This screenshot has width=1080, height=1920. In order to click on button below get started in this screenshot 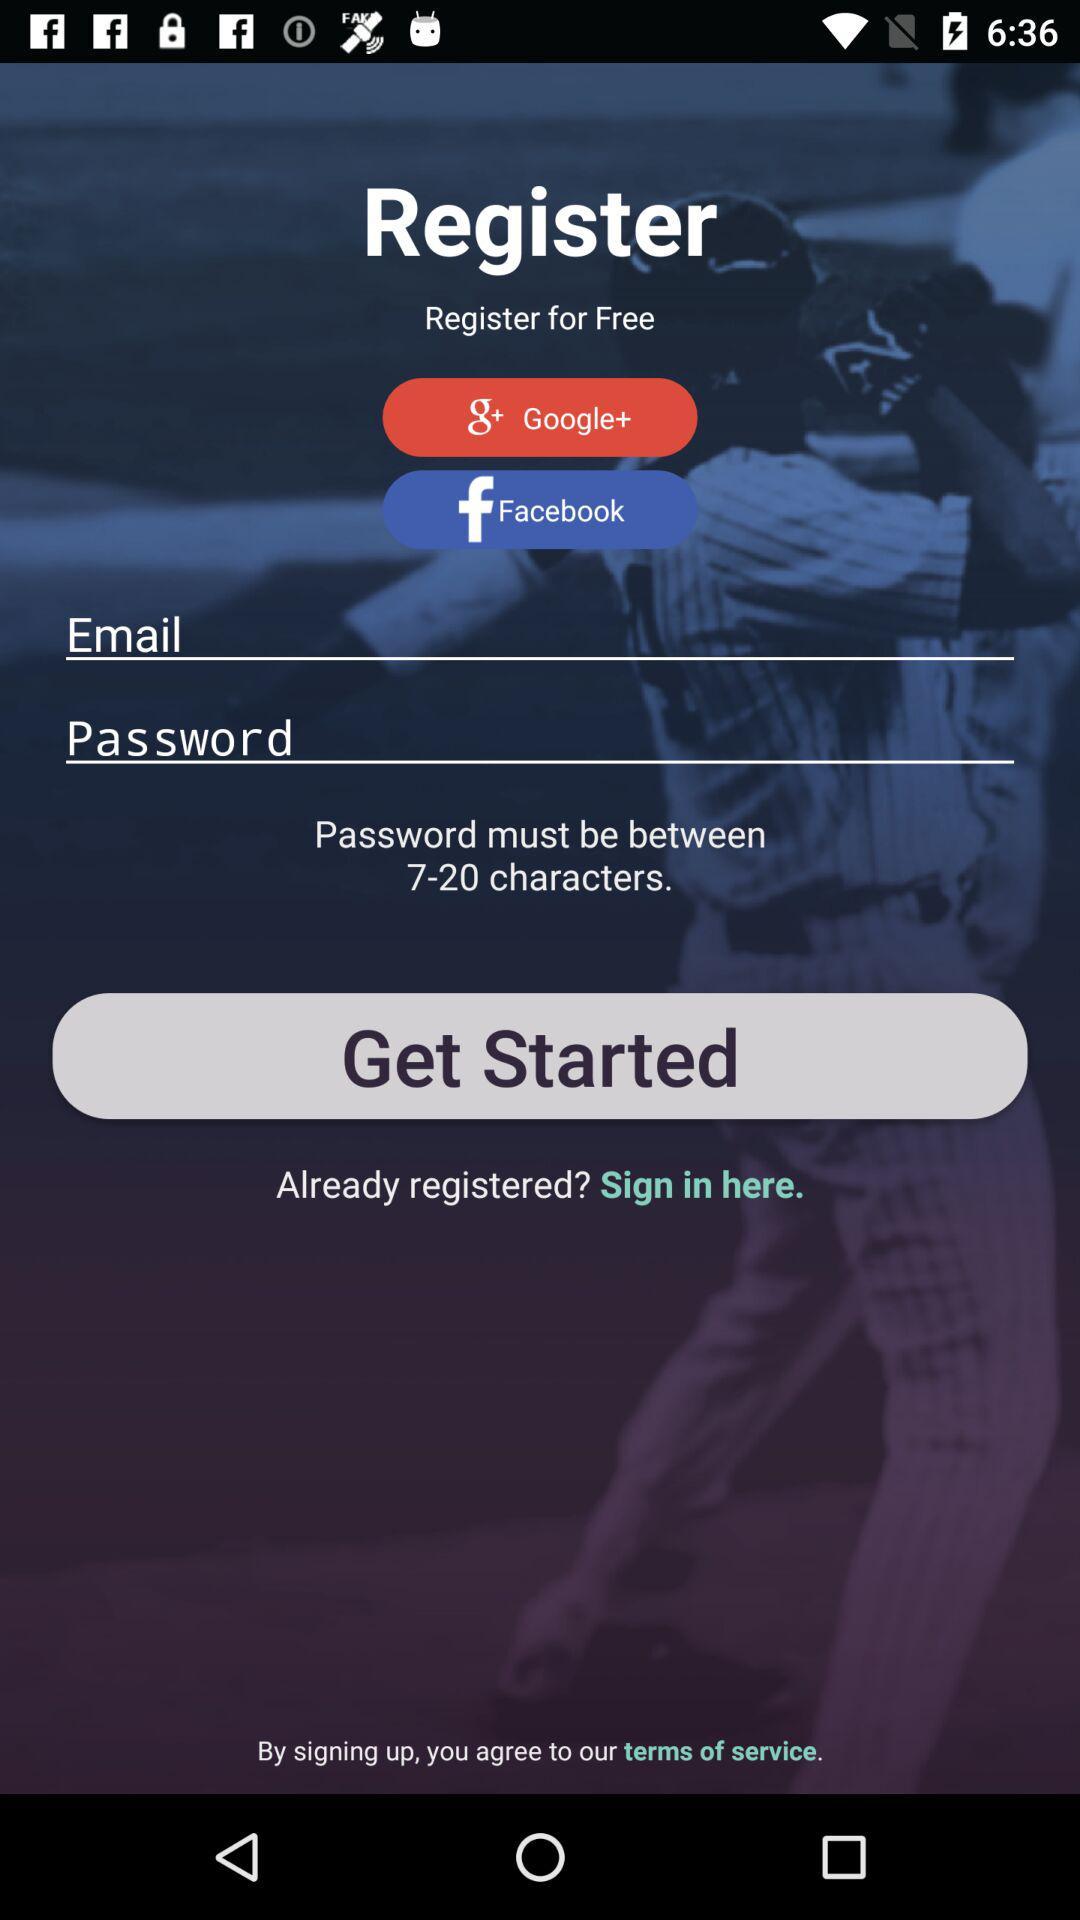, I will do `click(540, 1183)`.